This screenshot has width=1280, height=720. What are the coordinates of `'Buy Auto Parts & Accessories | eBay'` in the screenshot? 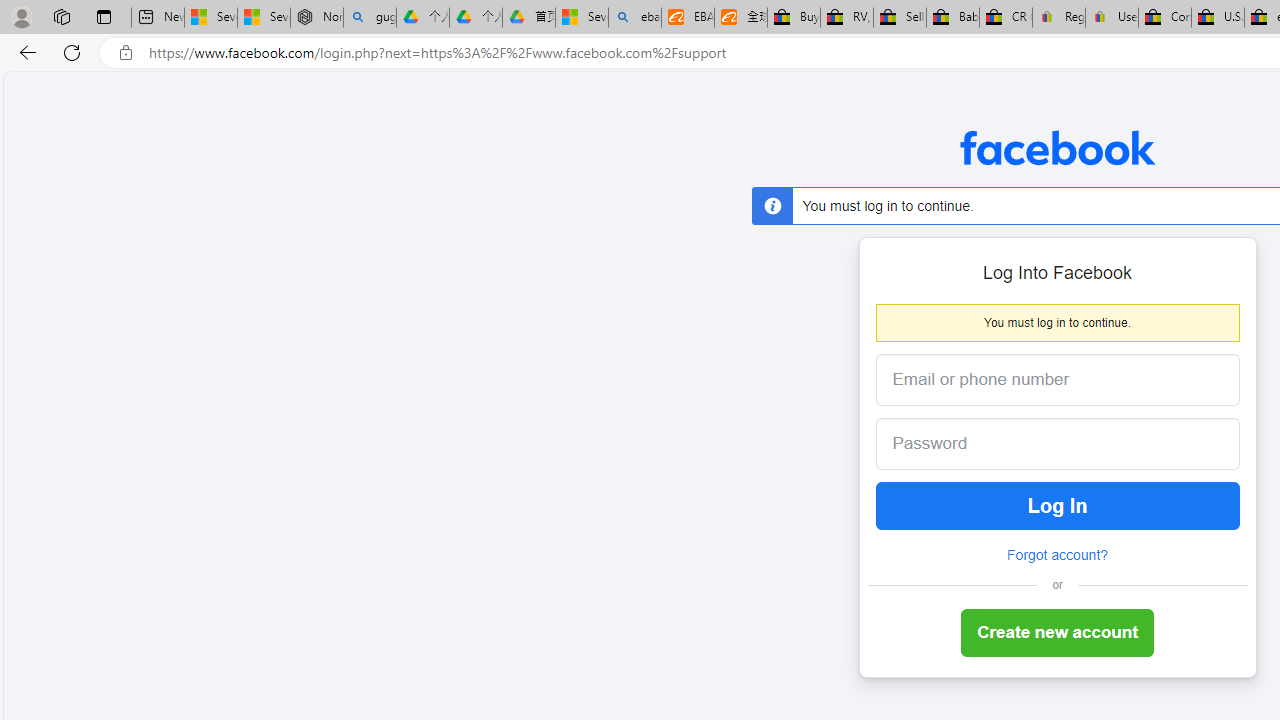 It's located at (793, 17).